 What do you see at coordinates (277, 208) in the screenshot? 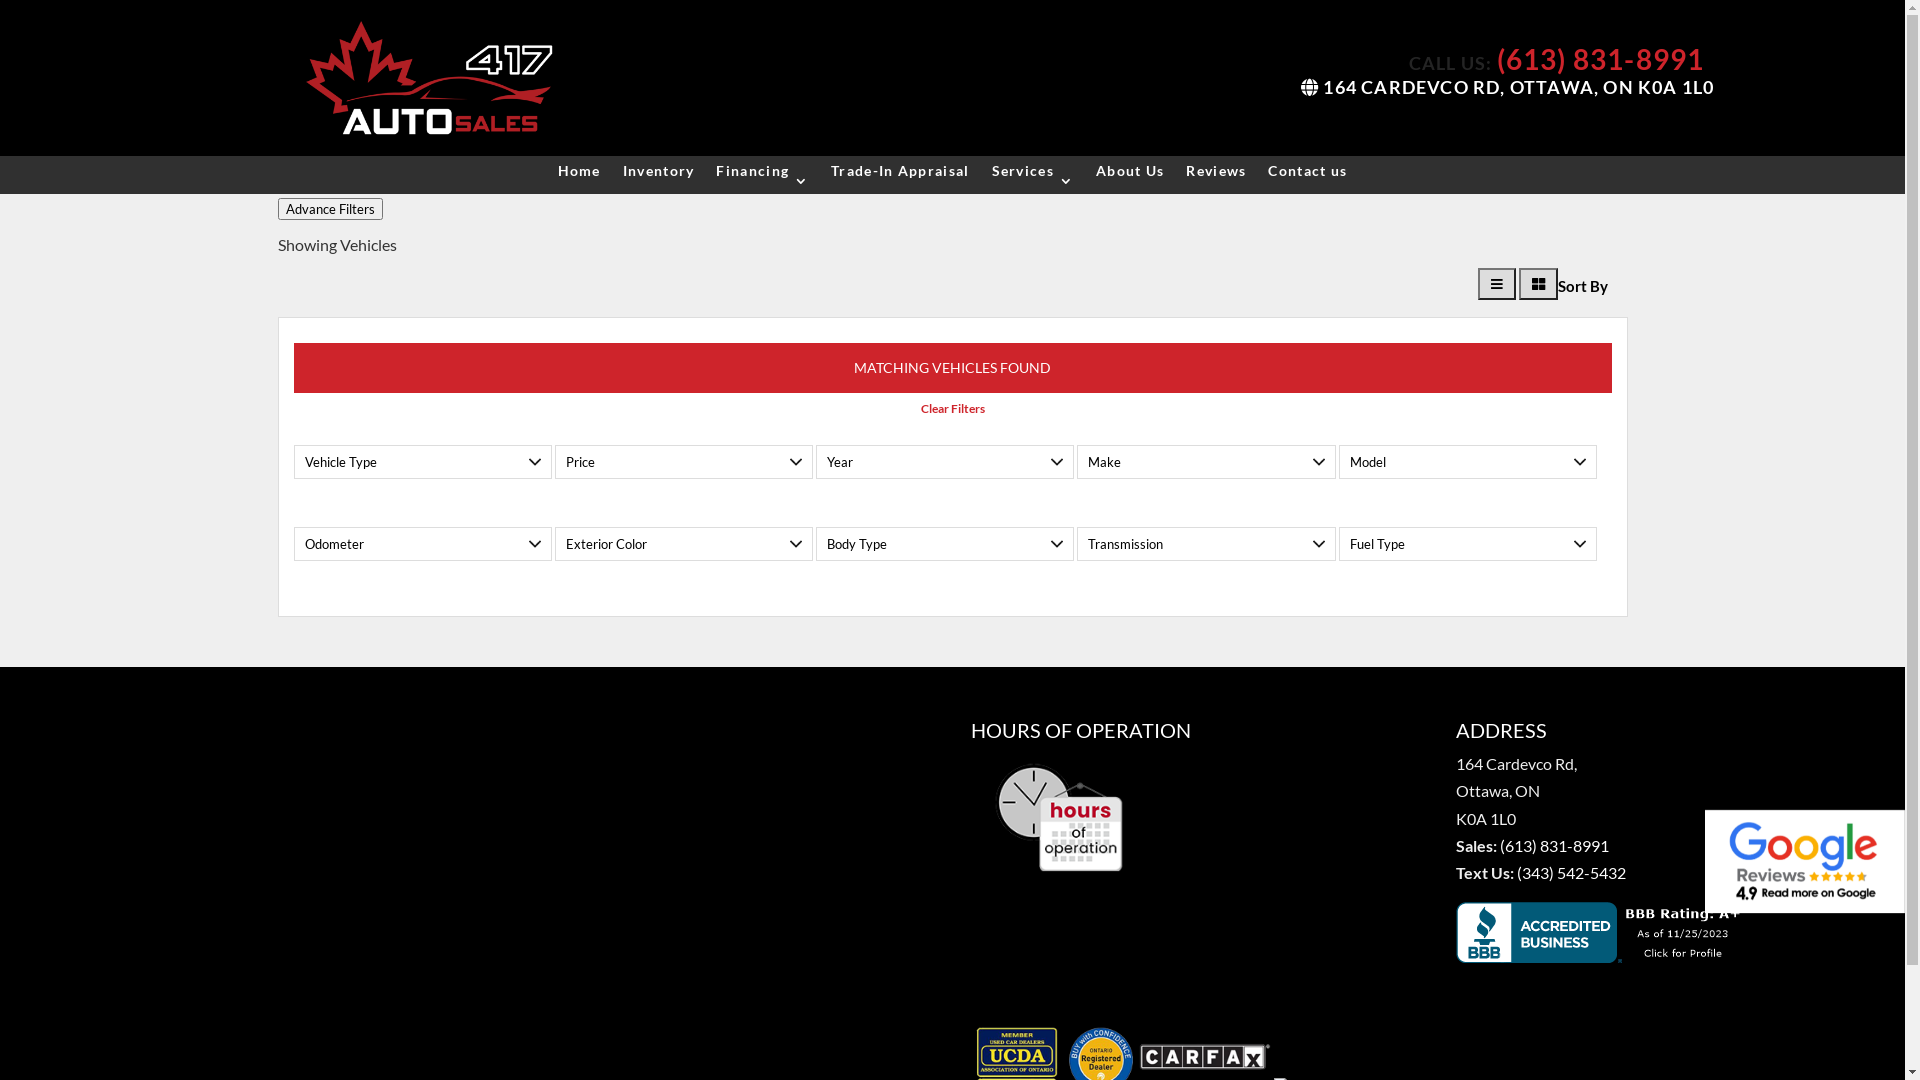
I see `'Advance Filters'` at bounding box center [277, 208].